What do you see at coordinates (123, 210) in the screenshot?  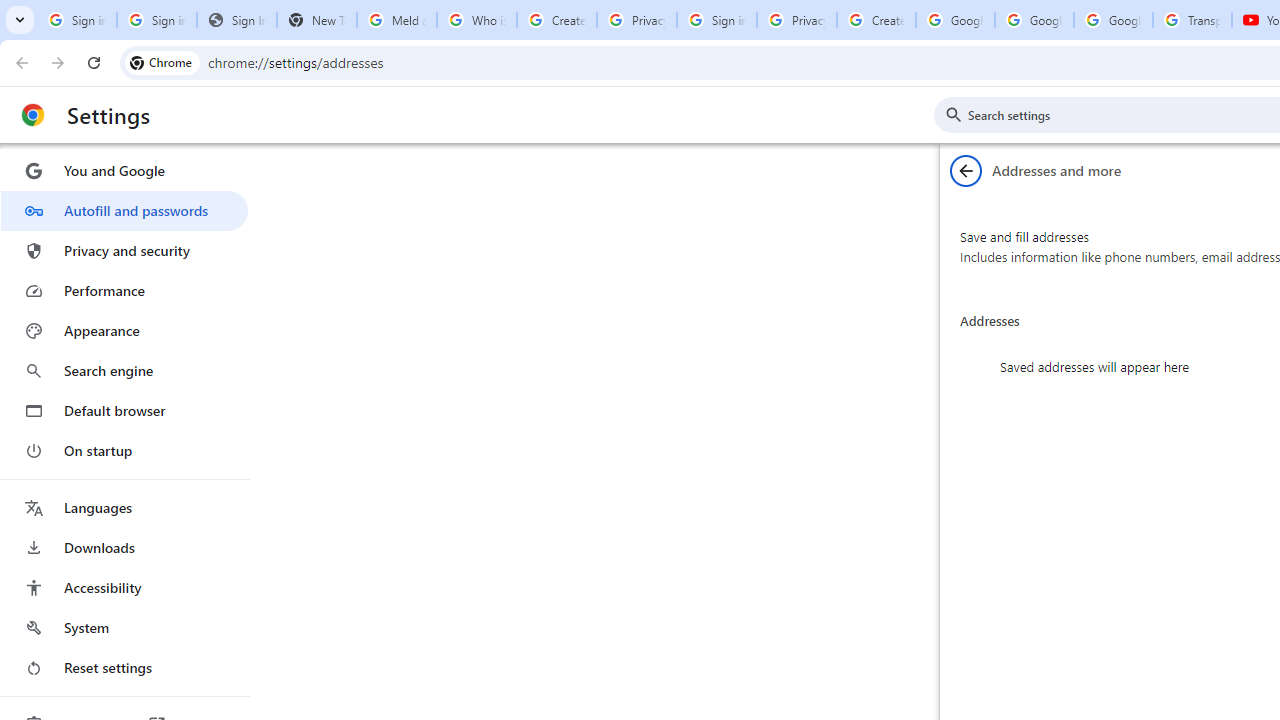 I see `'Autofill and passwords'` at bounding box center [123, 210].